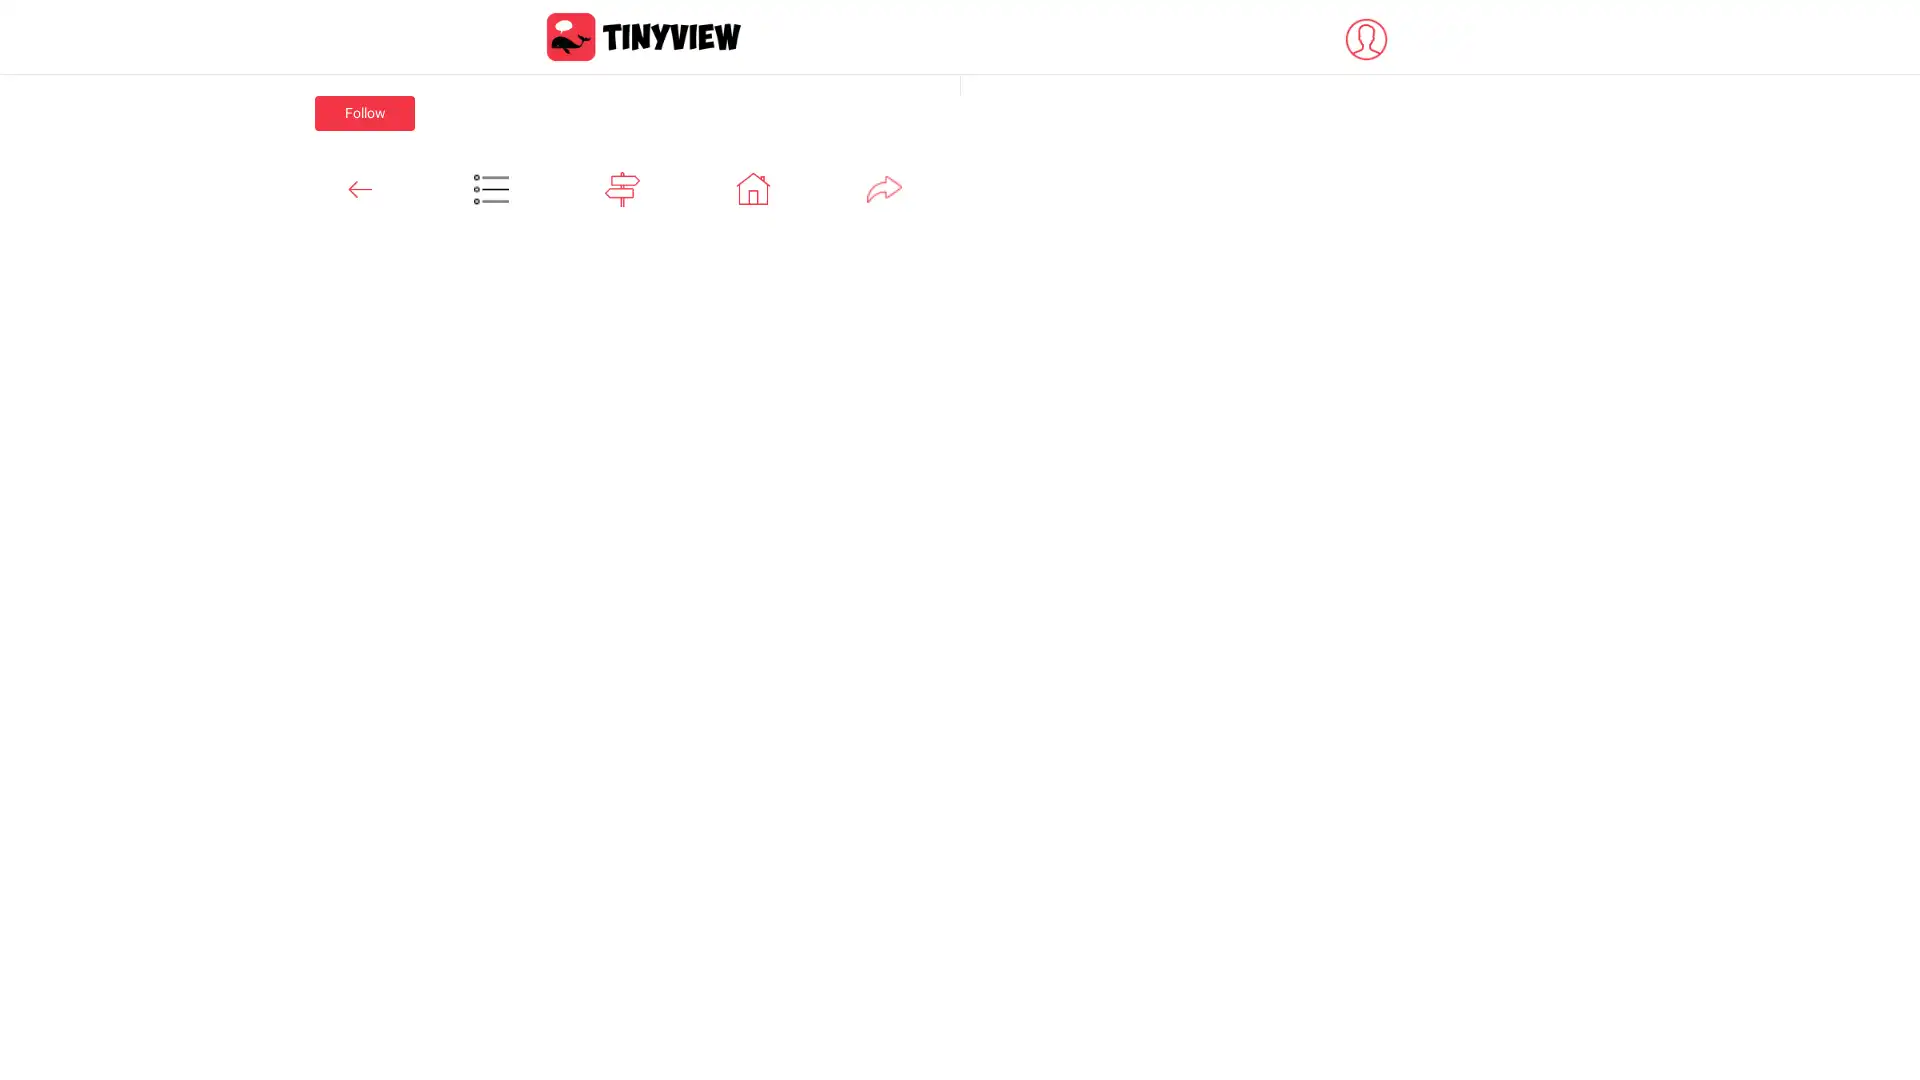  Describe the element at coordinates (879, 113) in the screenshot. I see `Follow` at that location.